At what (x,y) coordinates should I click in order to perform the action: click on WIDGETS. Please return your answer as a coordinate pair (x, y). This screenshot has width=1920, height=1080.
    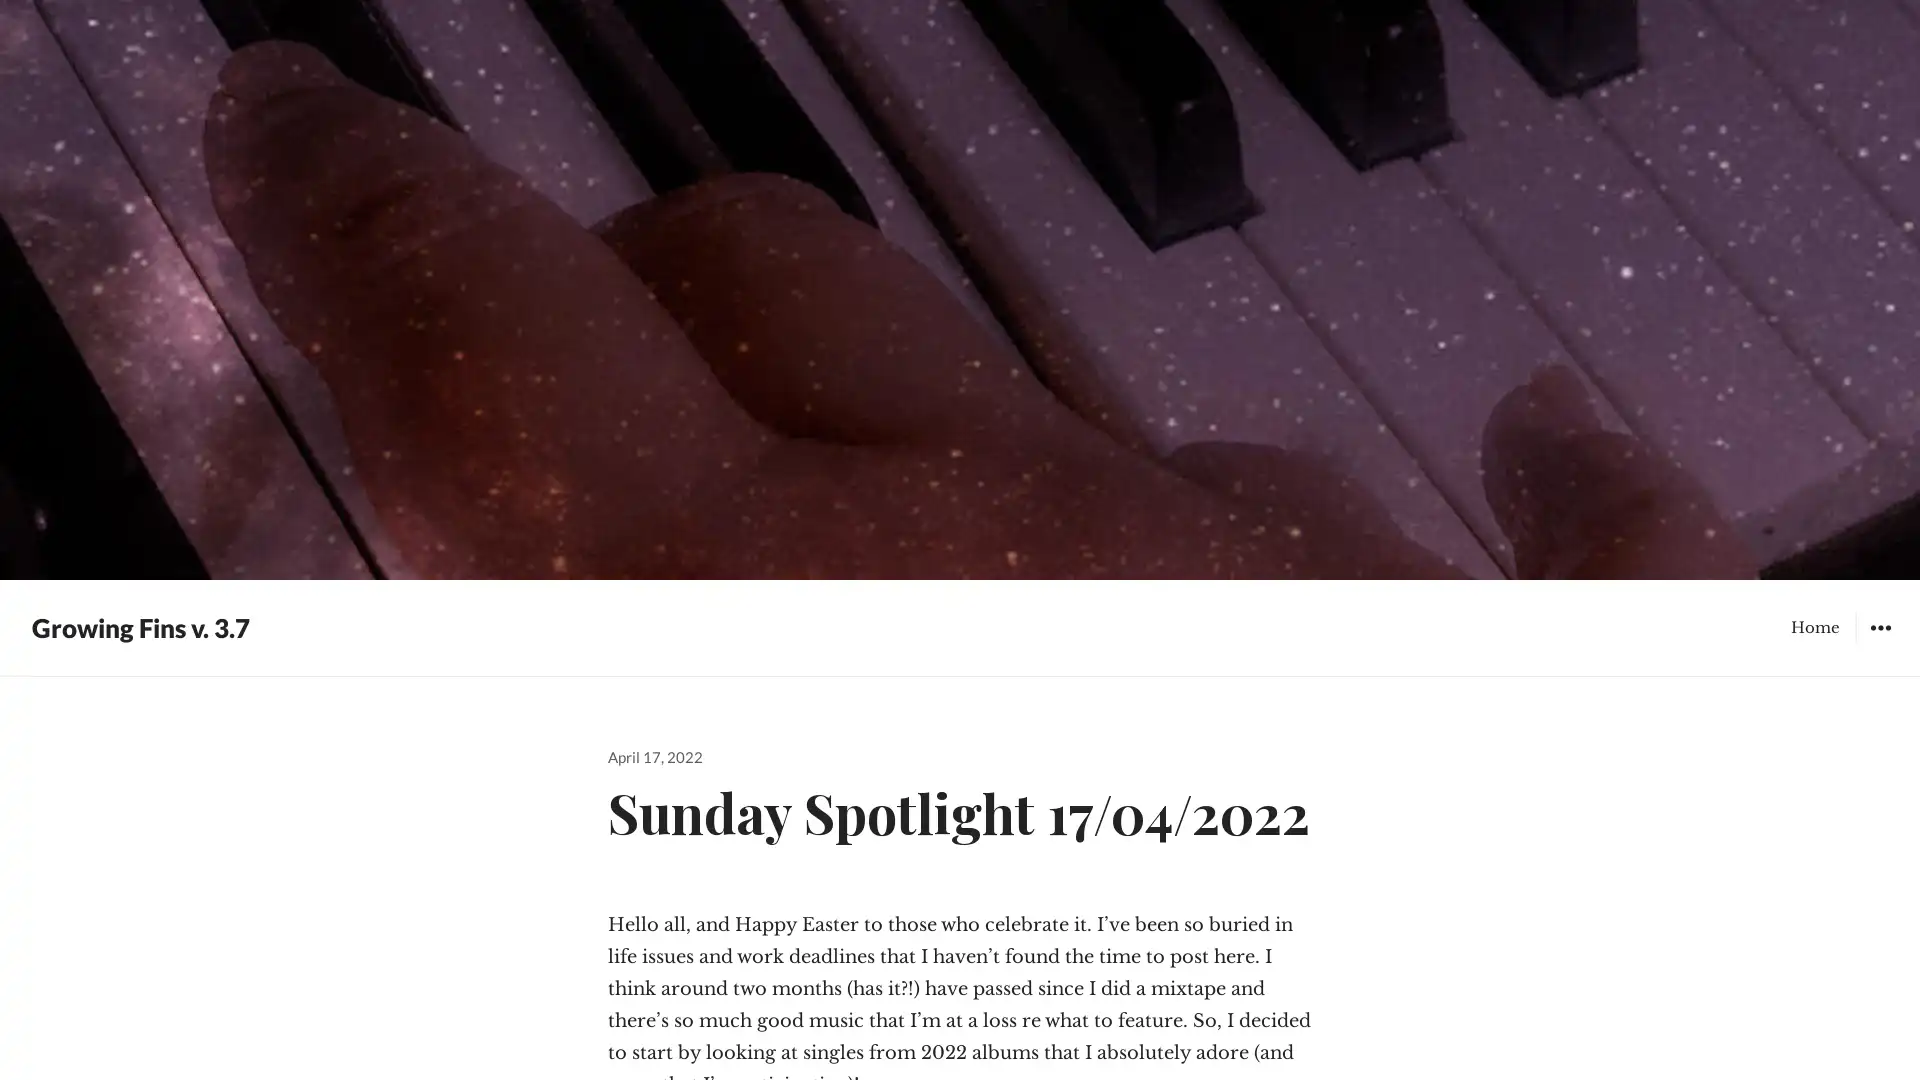
    Looking at the image, I should click on (1879, 626).